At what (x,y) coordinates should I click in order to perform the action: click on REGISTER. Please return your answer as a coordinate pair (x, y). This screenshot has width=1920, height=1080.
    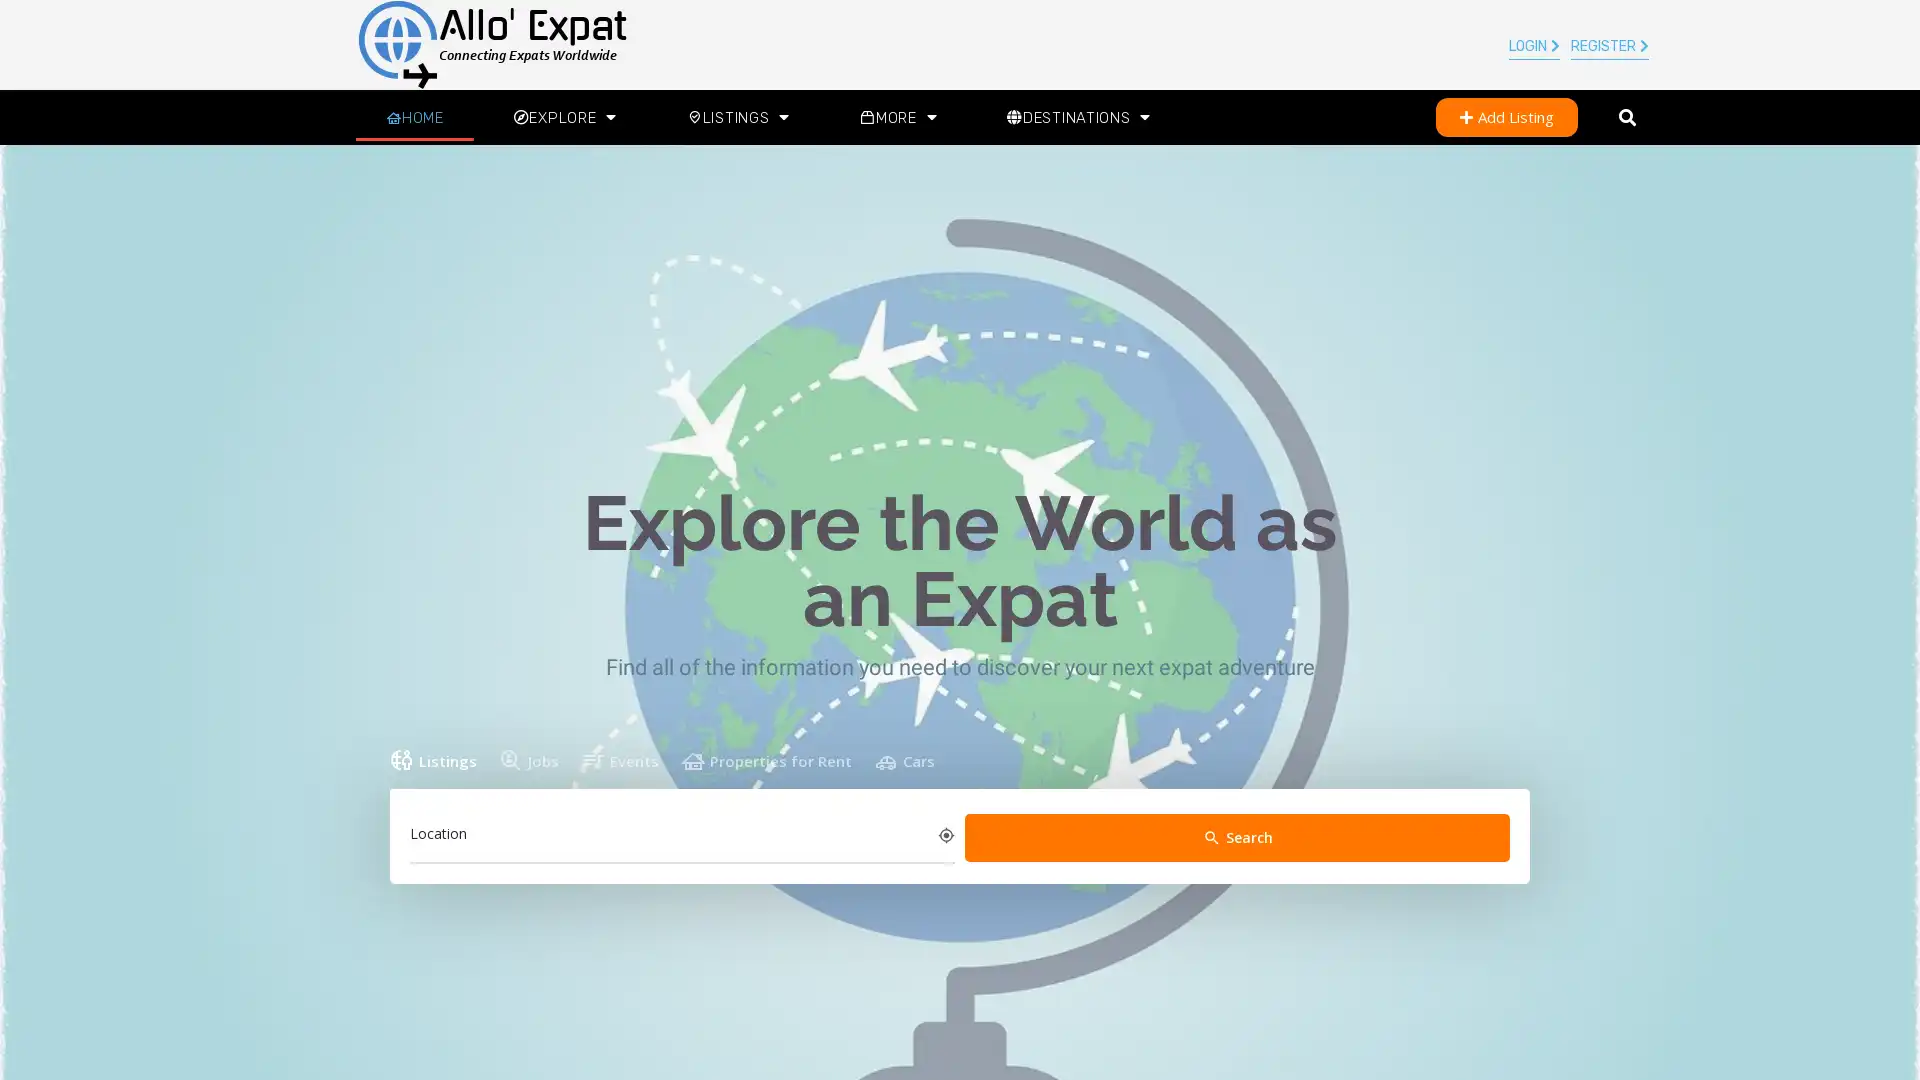
    Looking at the image, I should click on (1608, 46).